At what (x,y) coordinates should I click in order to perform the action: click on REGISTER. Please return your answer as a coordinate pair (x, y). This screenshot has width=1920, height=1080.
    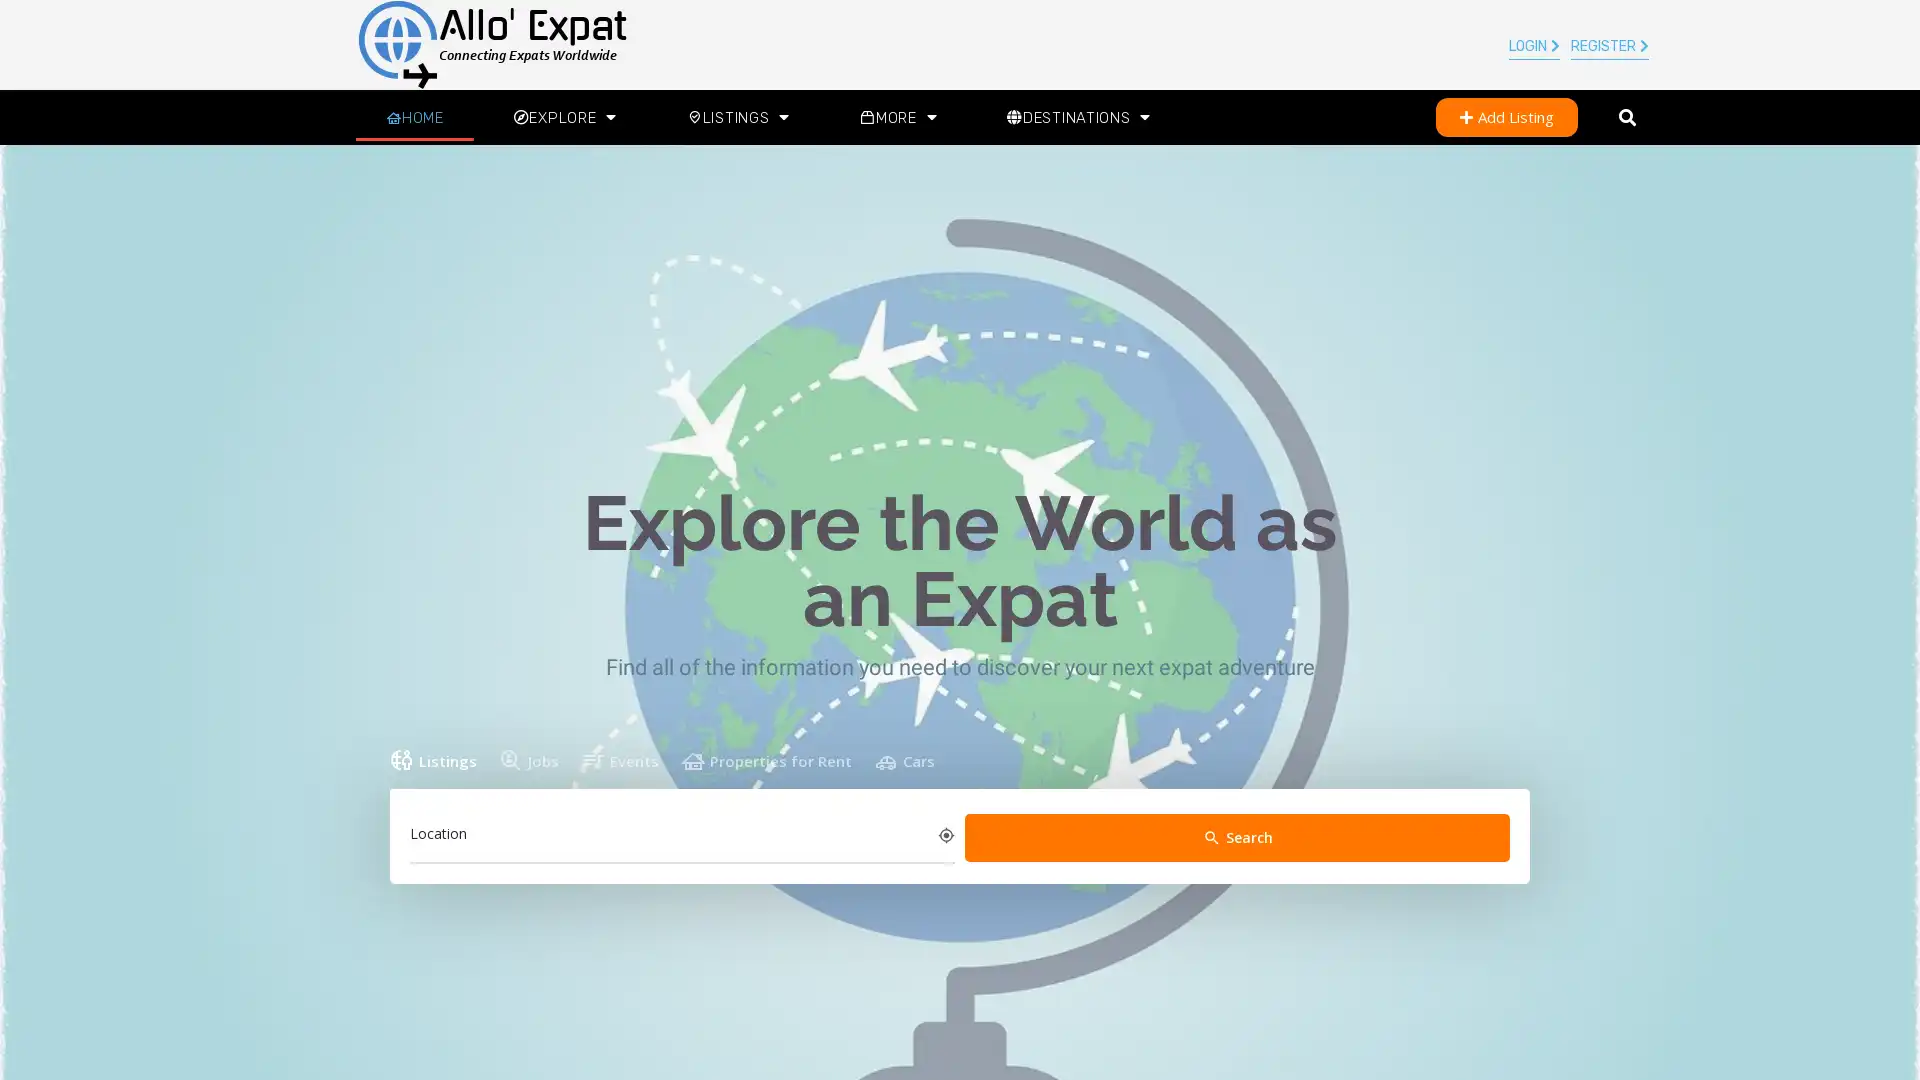
    Looking at the image, I should click on (1608, 46).